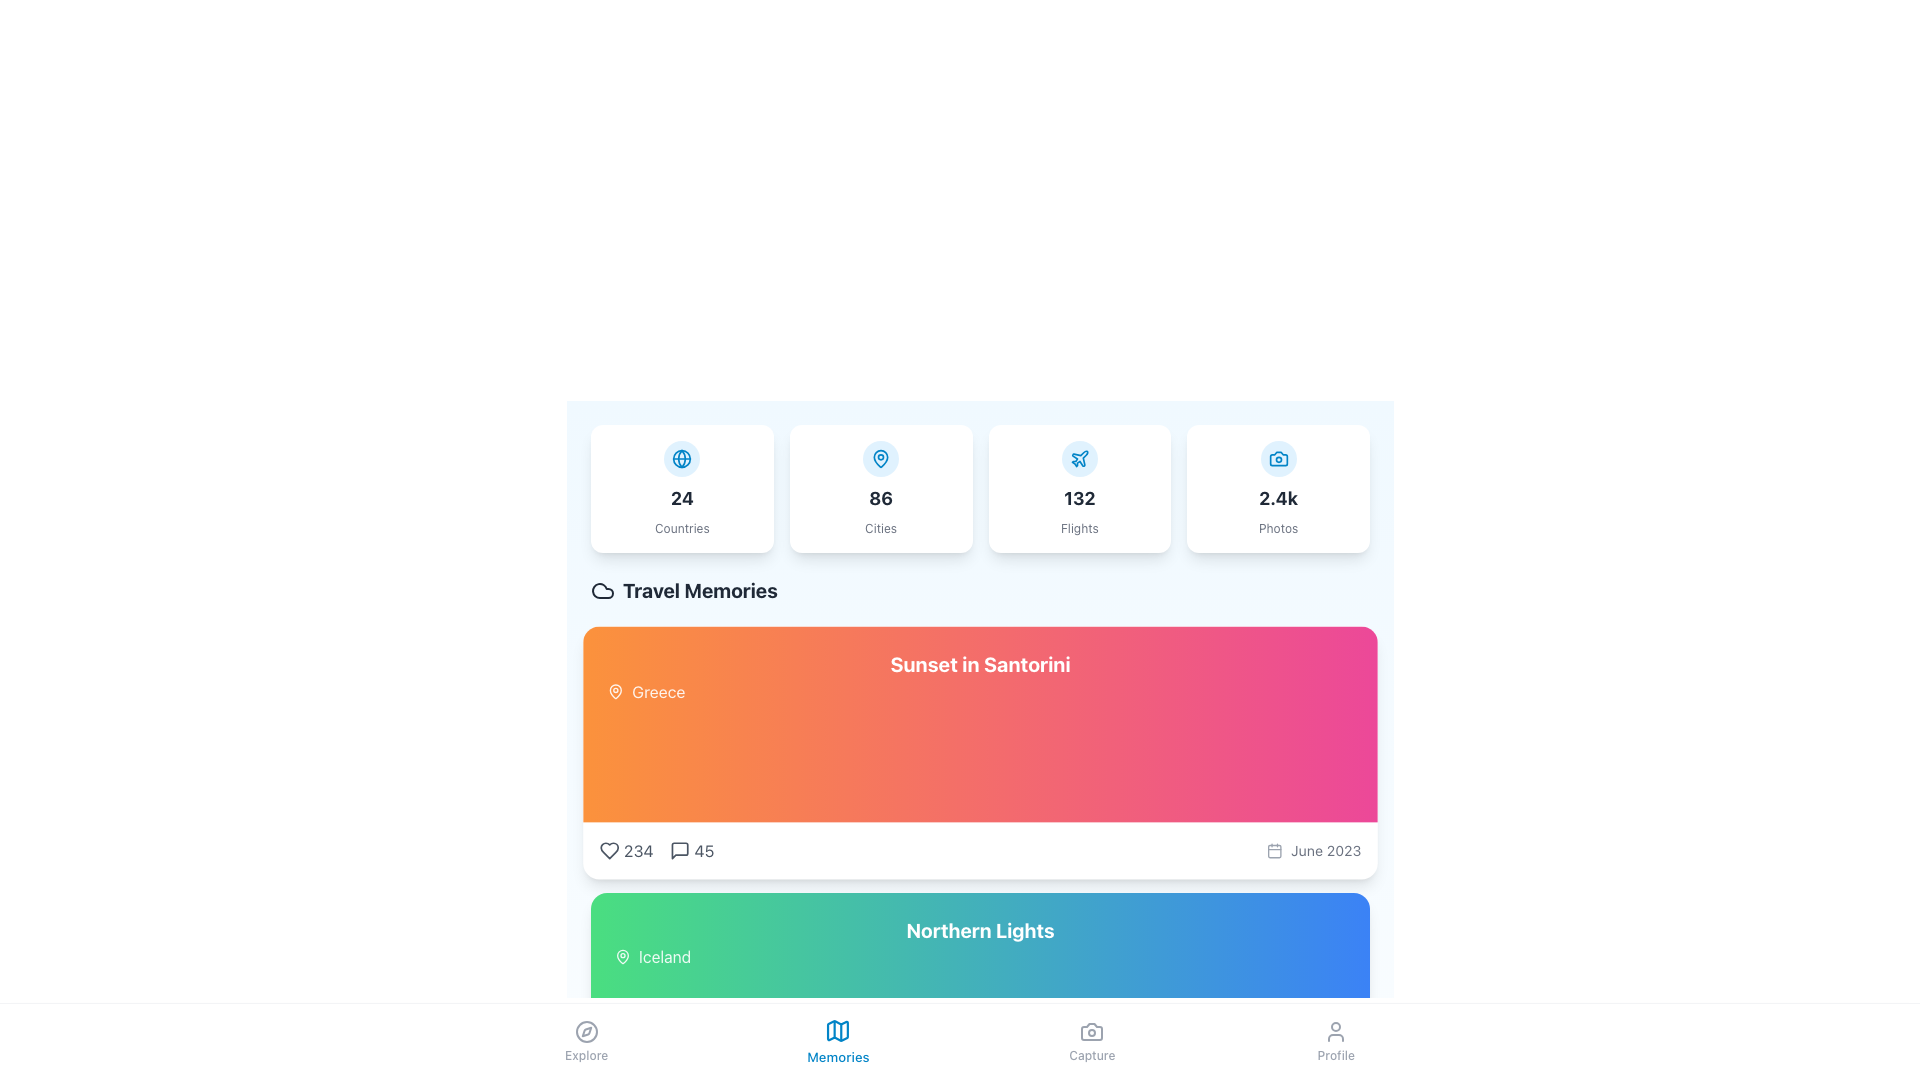 The height and width of the screenshot is (1080, 1920). What do you see at coordinates (838, 1056) in the screenshot?
I see `the text label displaying 'Memories' in bold blue font, located at the bottom navigation bar, directly below the map icon` at bounding box center [838, 1056].